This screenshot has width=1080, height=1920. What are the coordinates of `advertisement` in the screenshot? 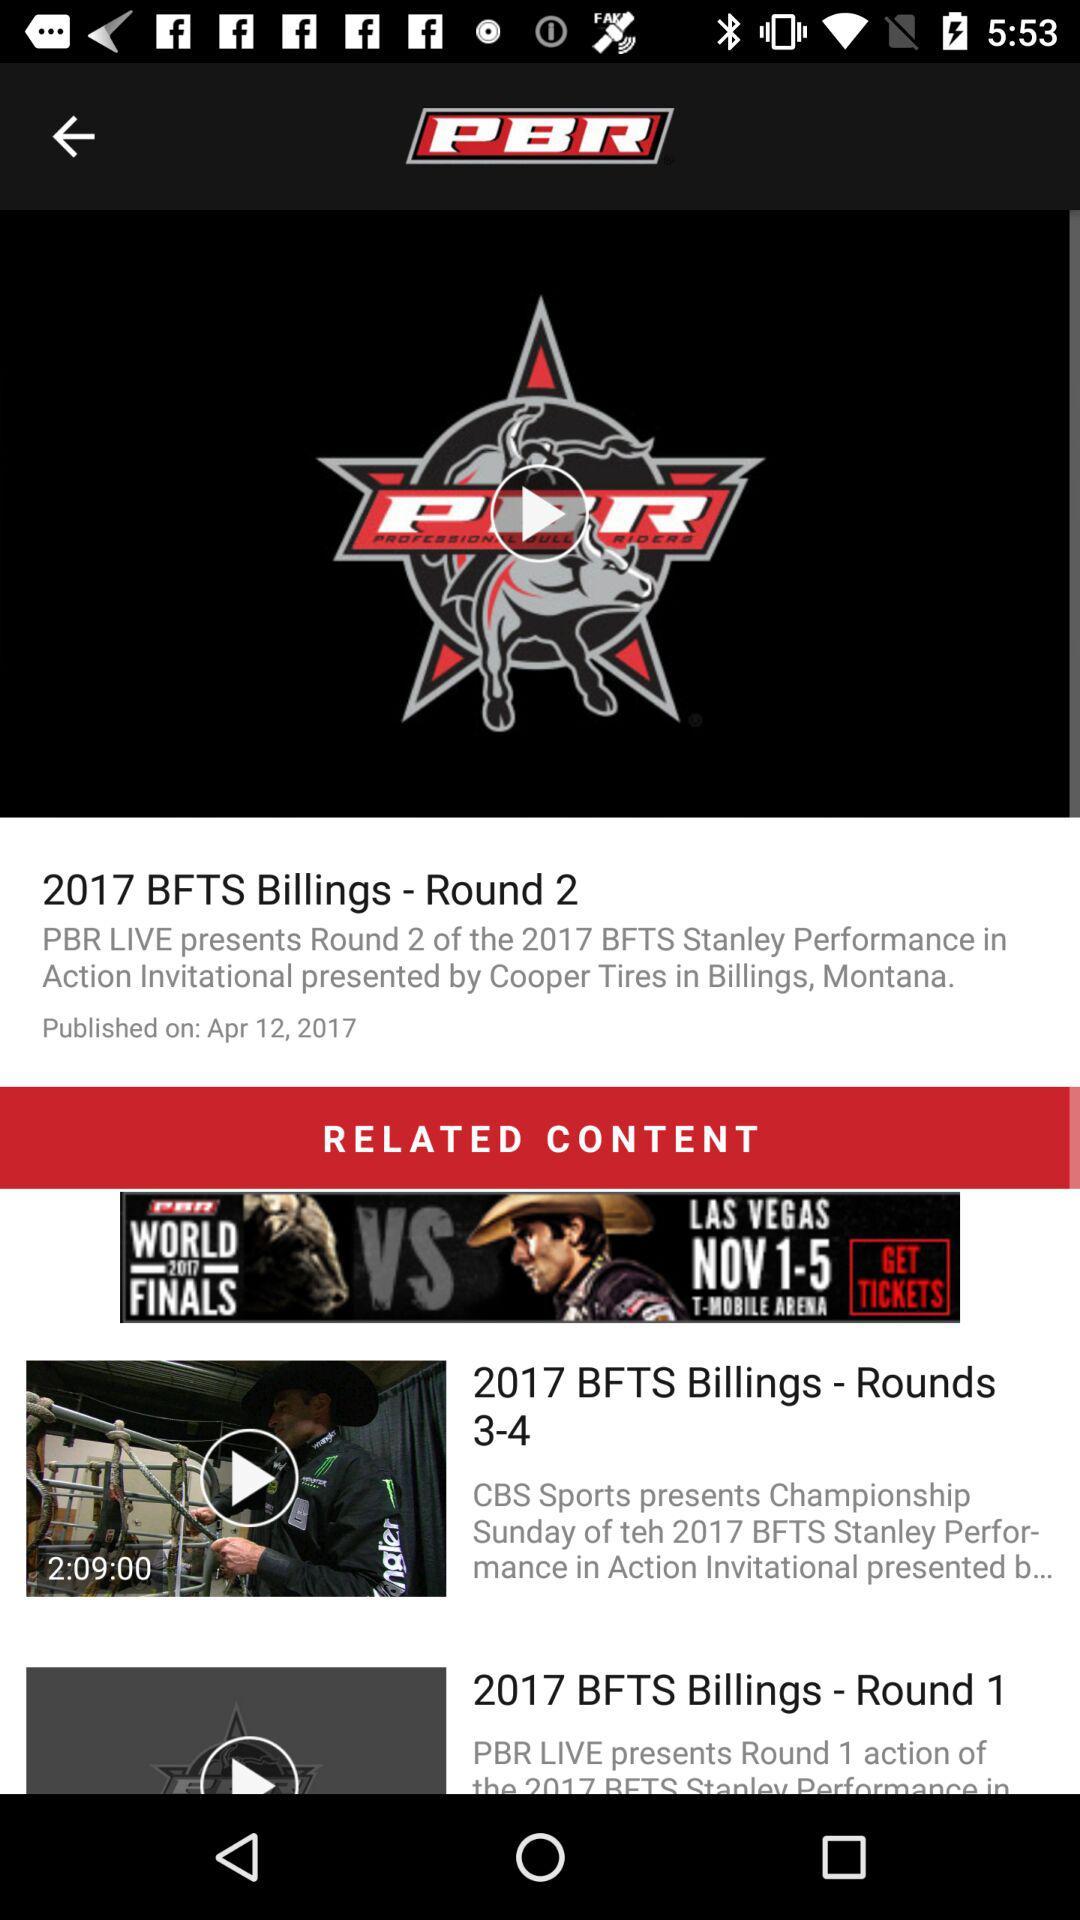 It's located at (540, 1256).